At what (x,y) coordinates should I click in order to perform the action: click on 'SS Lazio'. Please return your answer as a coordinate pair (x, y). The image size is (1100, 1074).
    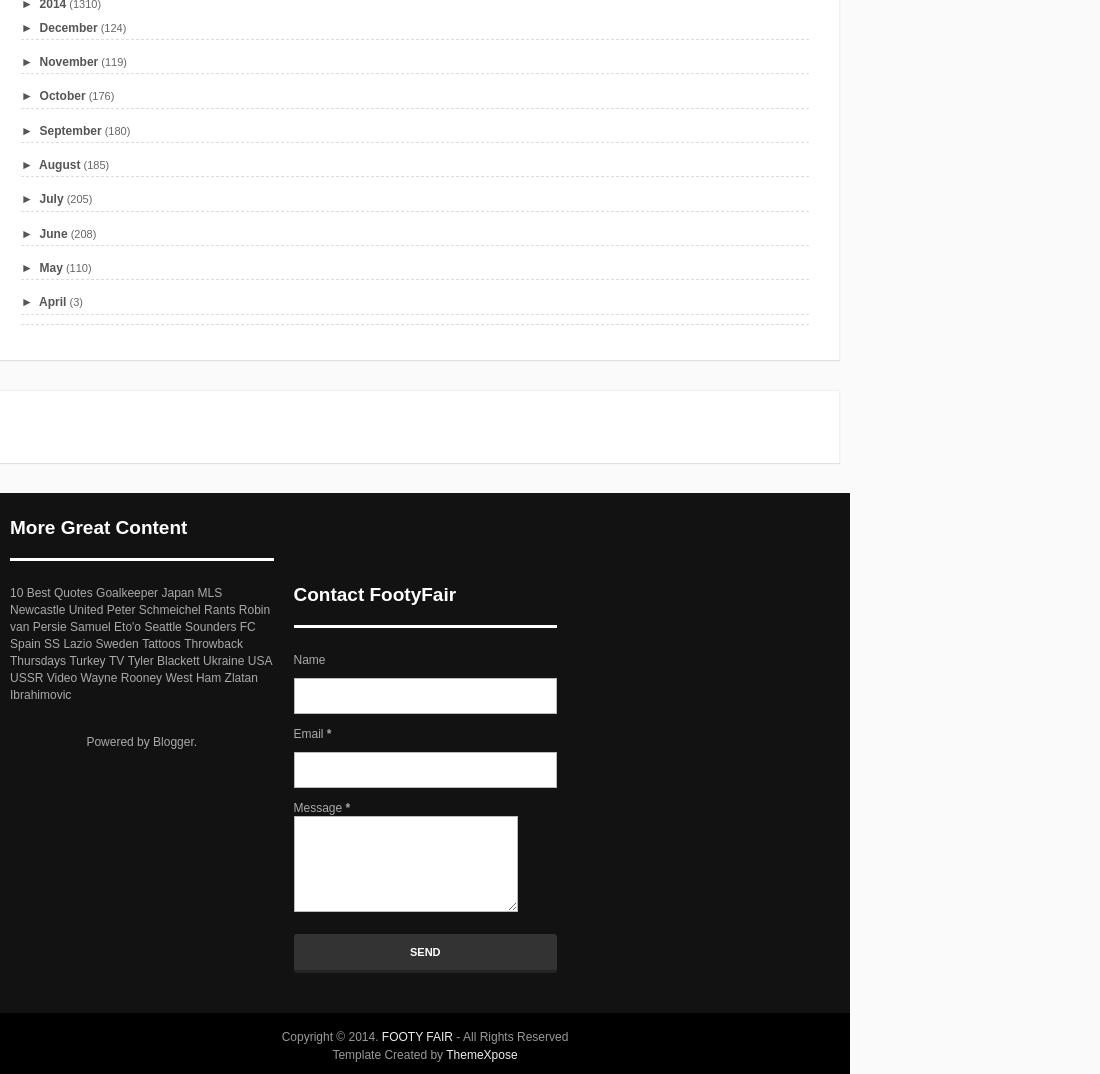
    Looking at the image, I should click on (66, 643).